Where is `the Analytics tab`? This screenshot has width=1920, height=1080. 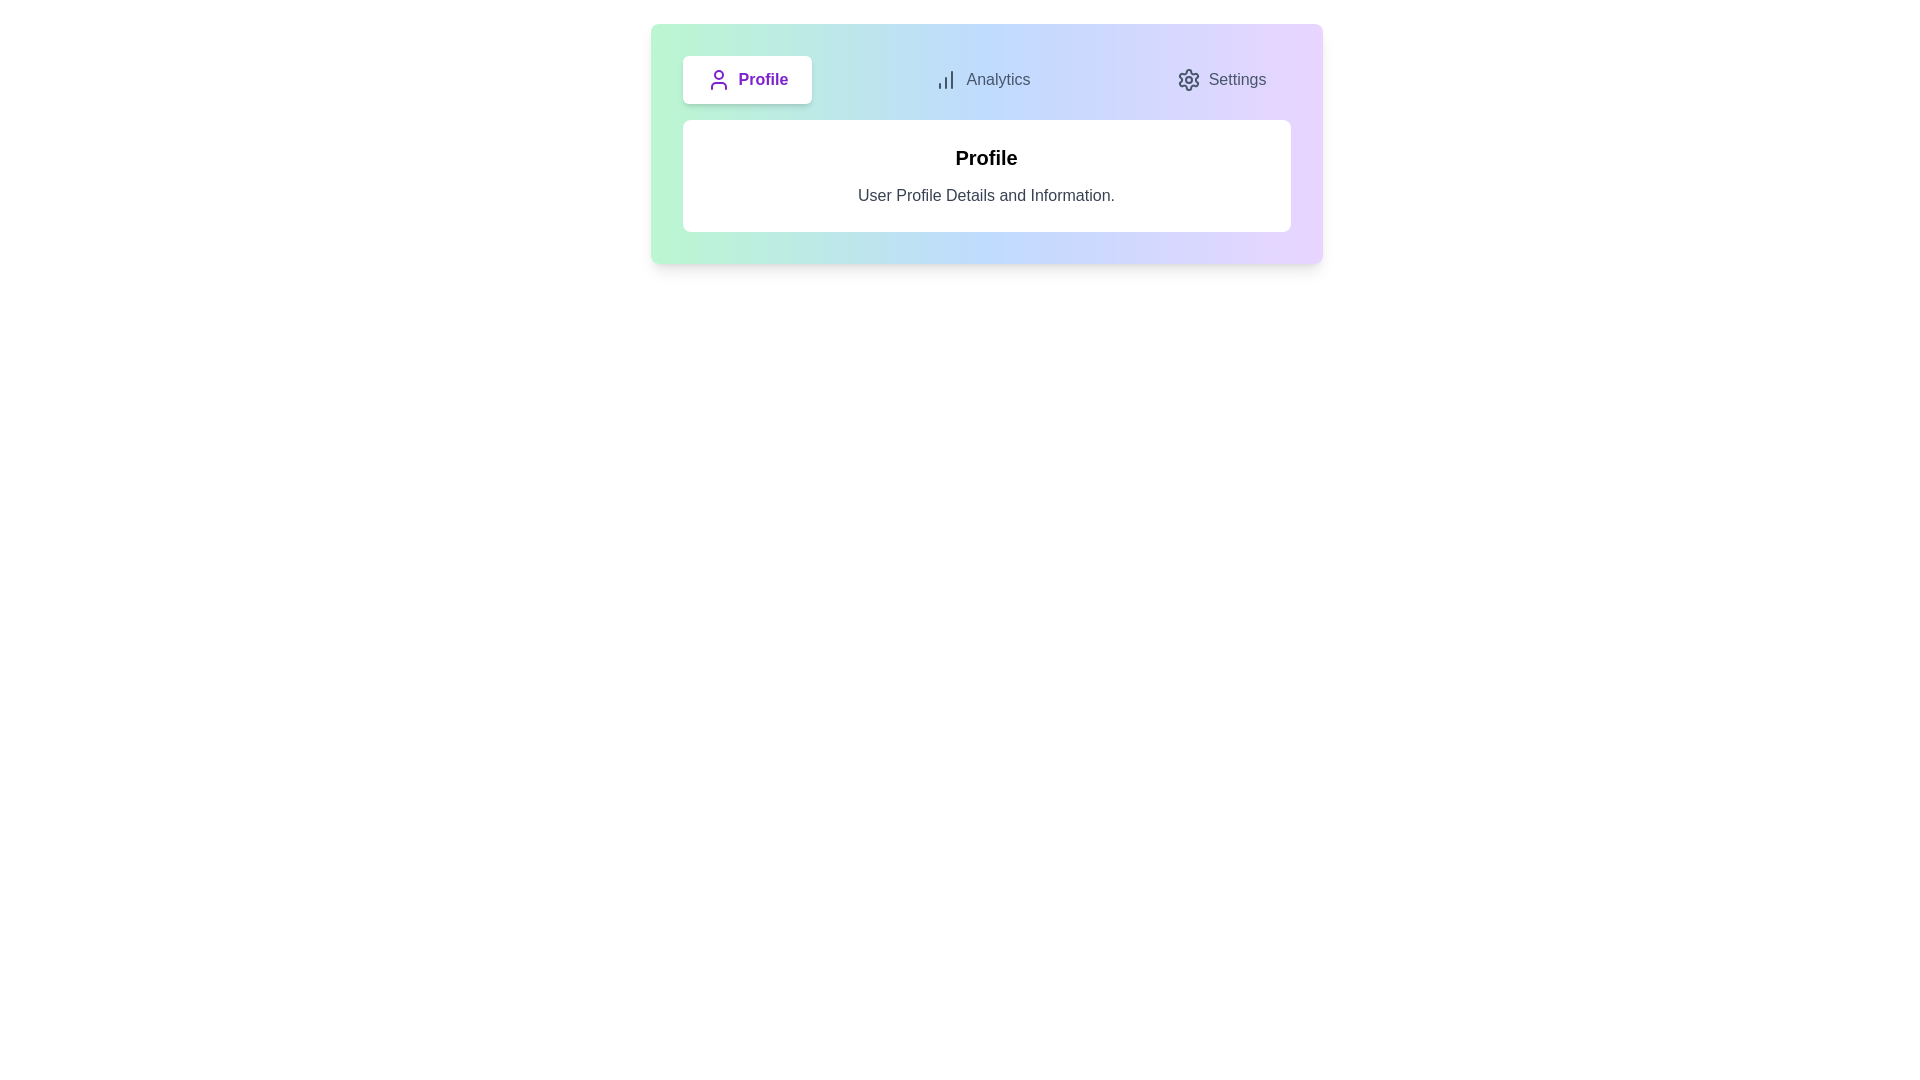 the Analytics tab is located at coordinates (982, 79).